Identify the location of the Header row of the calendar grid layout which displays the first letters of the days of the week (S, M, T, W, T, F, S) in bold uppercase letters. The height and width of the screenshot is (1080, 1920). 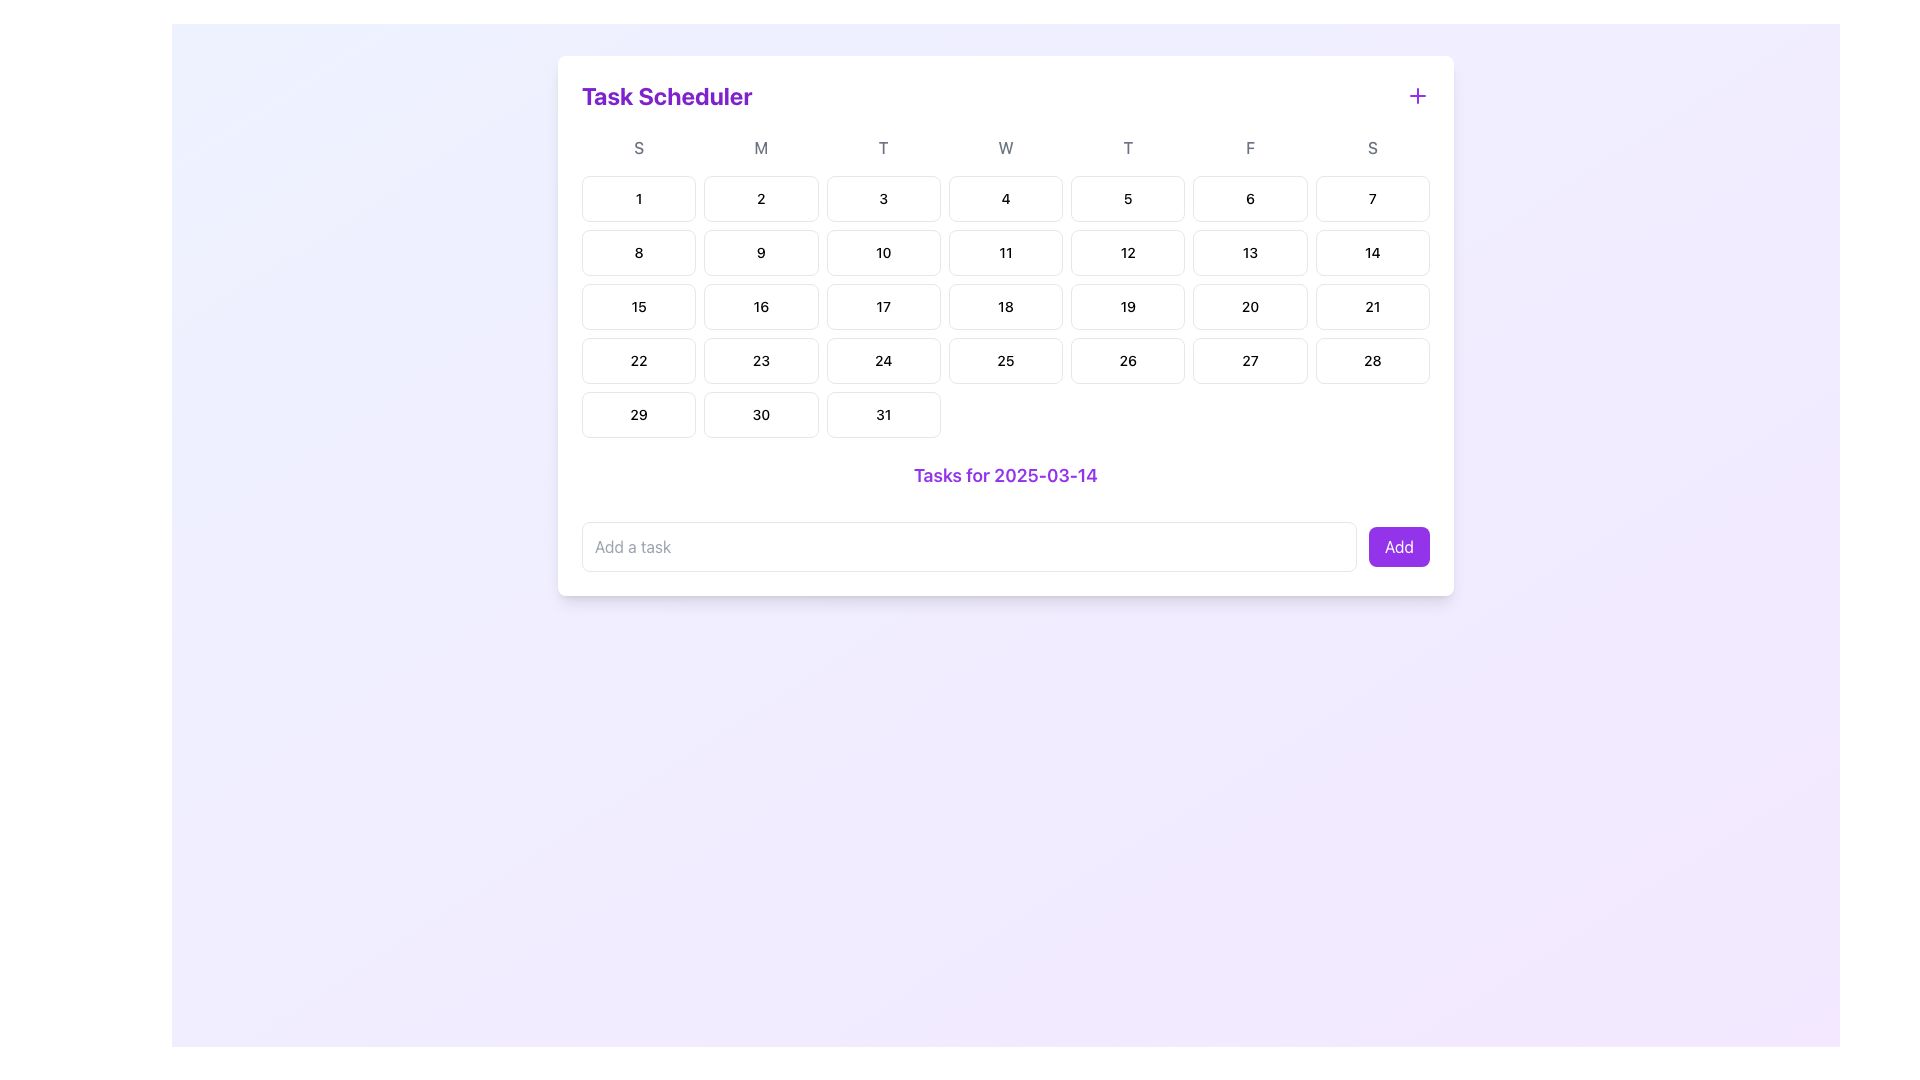
(1006, 146).